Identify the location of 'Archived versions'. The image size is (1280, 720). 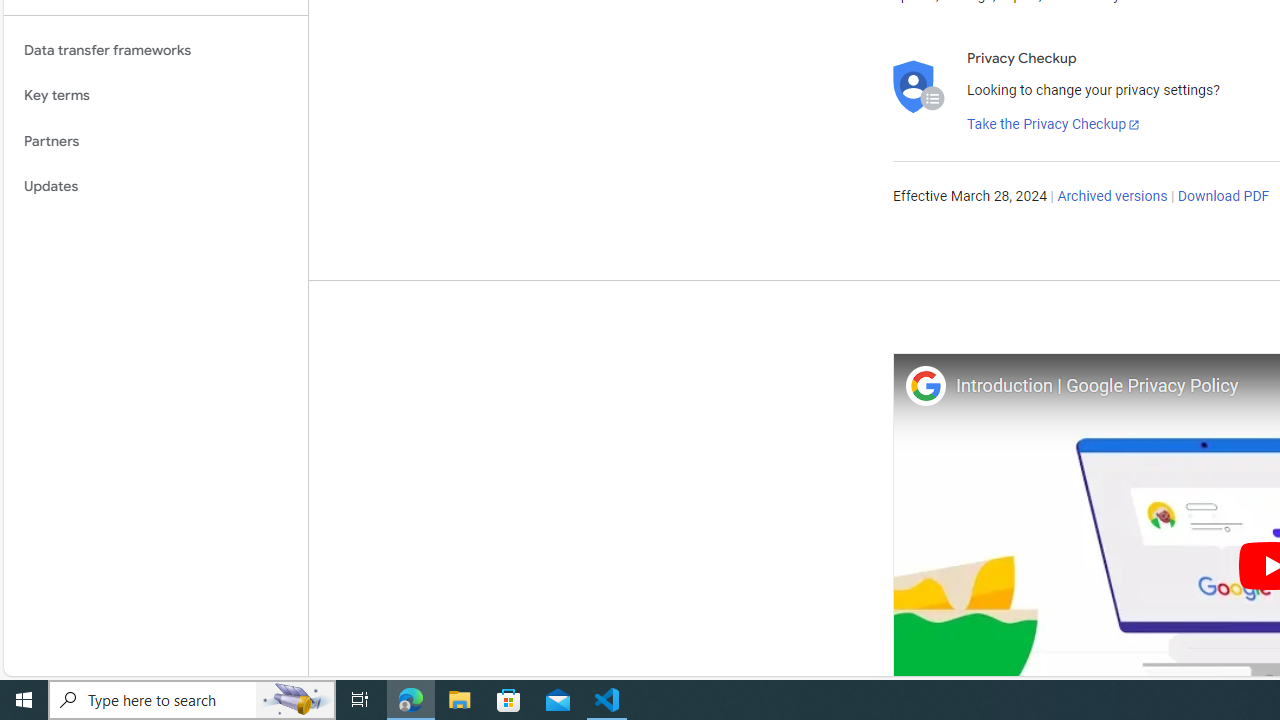
(1111, 196).